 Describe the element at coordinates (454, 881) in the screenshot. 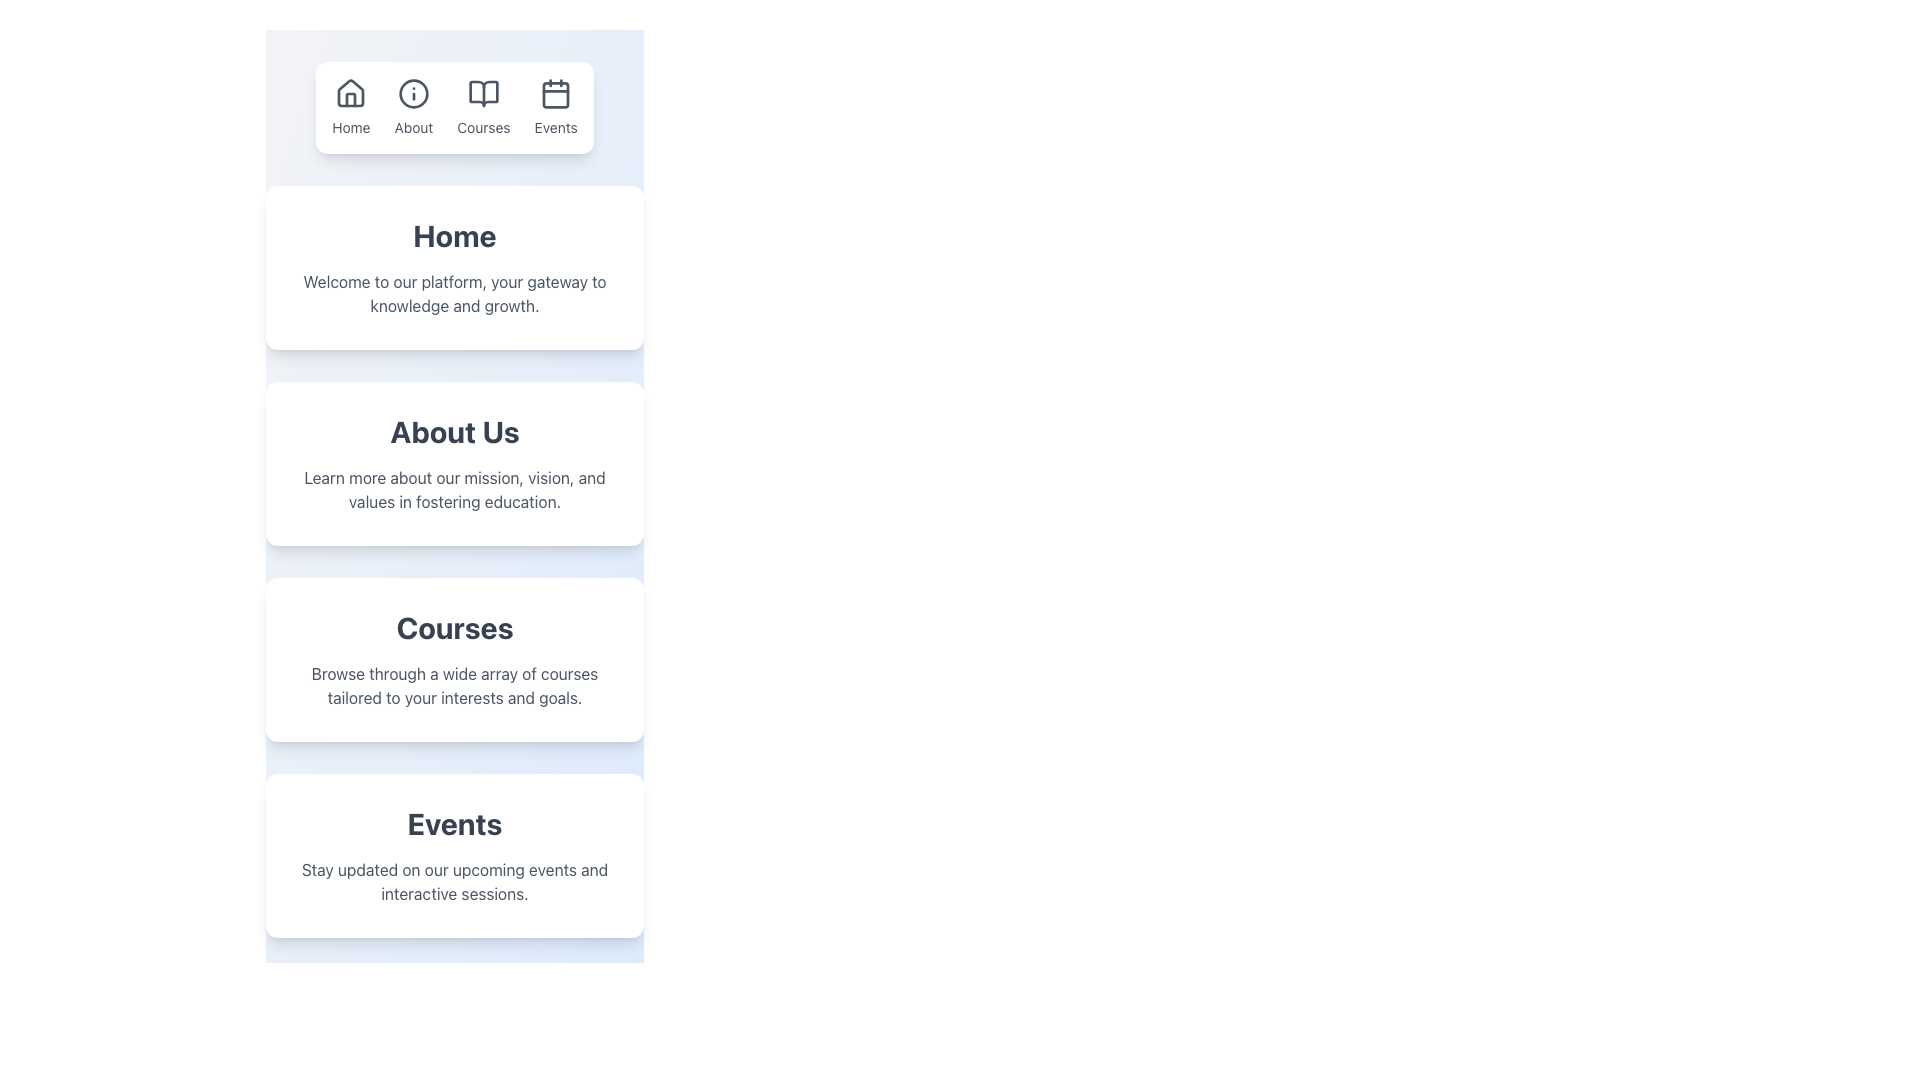

I see `descriptive invitation text about staying informed regarding upcoming events, located beneath the 'Events' title in the Events section of the webpage` at that location.